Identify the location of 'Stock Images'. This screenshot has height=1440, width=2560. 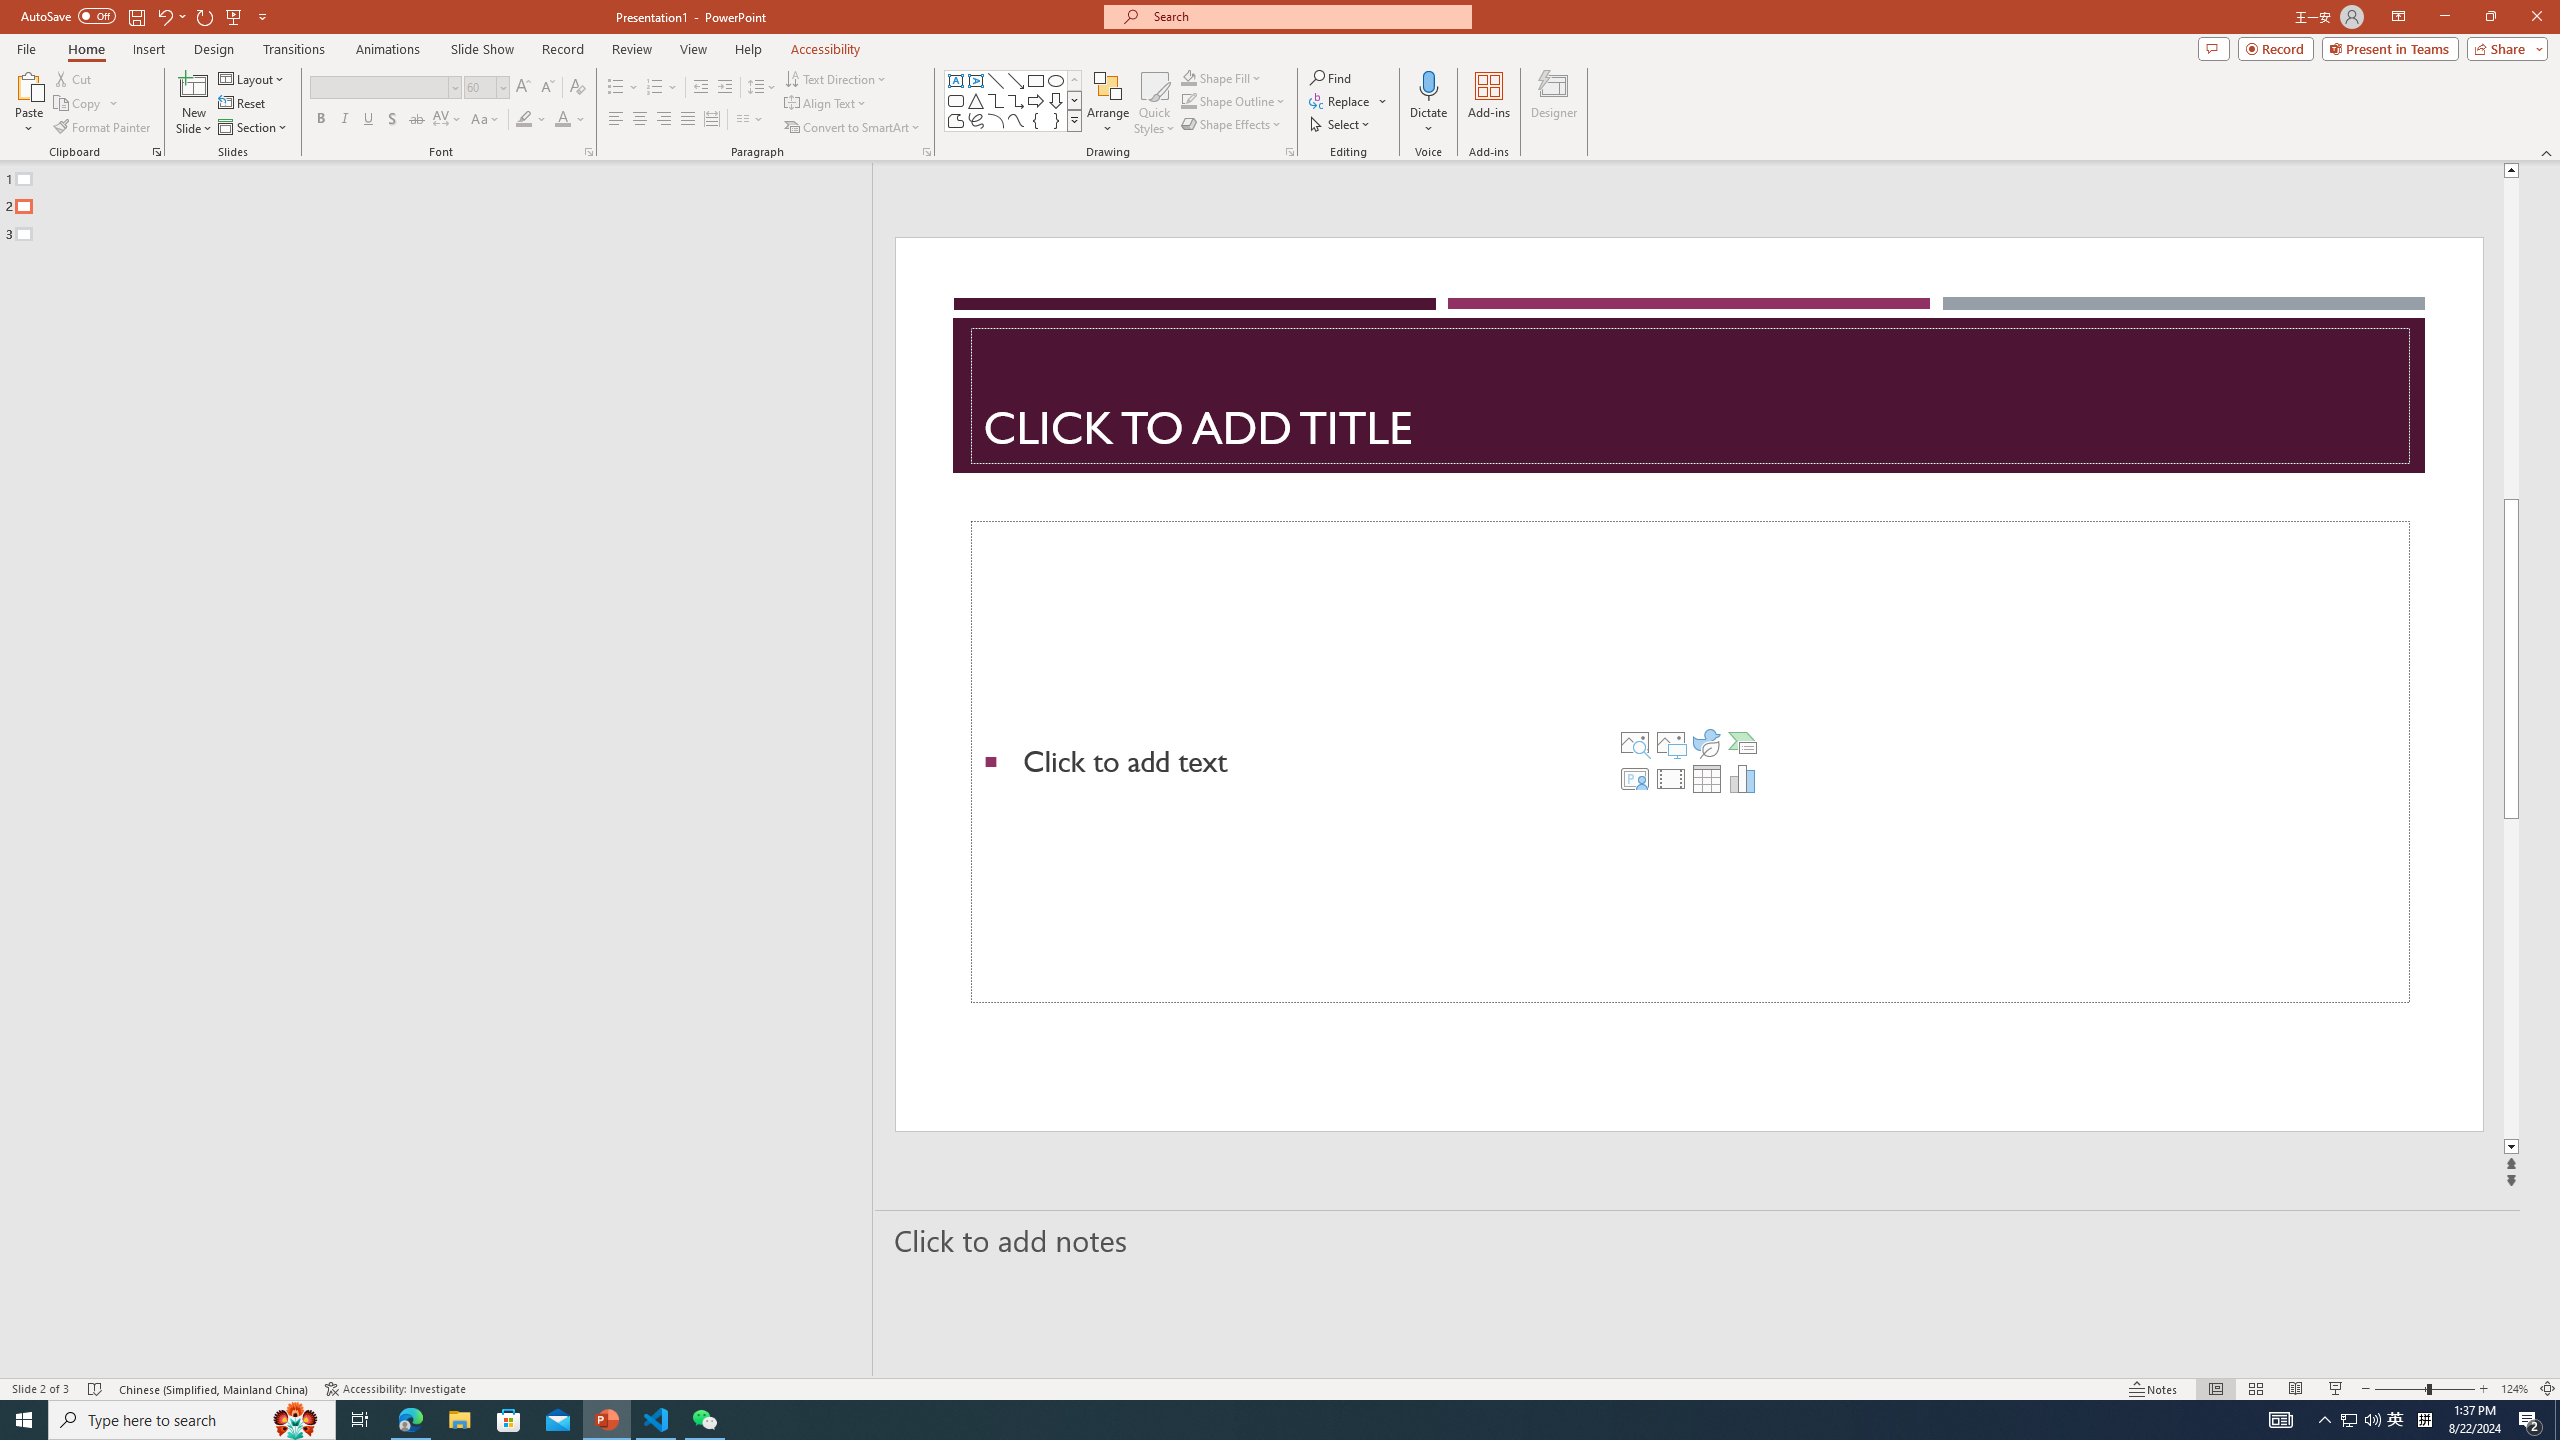
(1634, 742).